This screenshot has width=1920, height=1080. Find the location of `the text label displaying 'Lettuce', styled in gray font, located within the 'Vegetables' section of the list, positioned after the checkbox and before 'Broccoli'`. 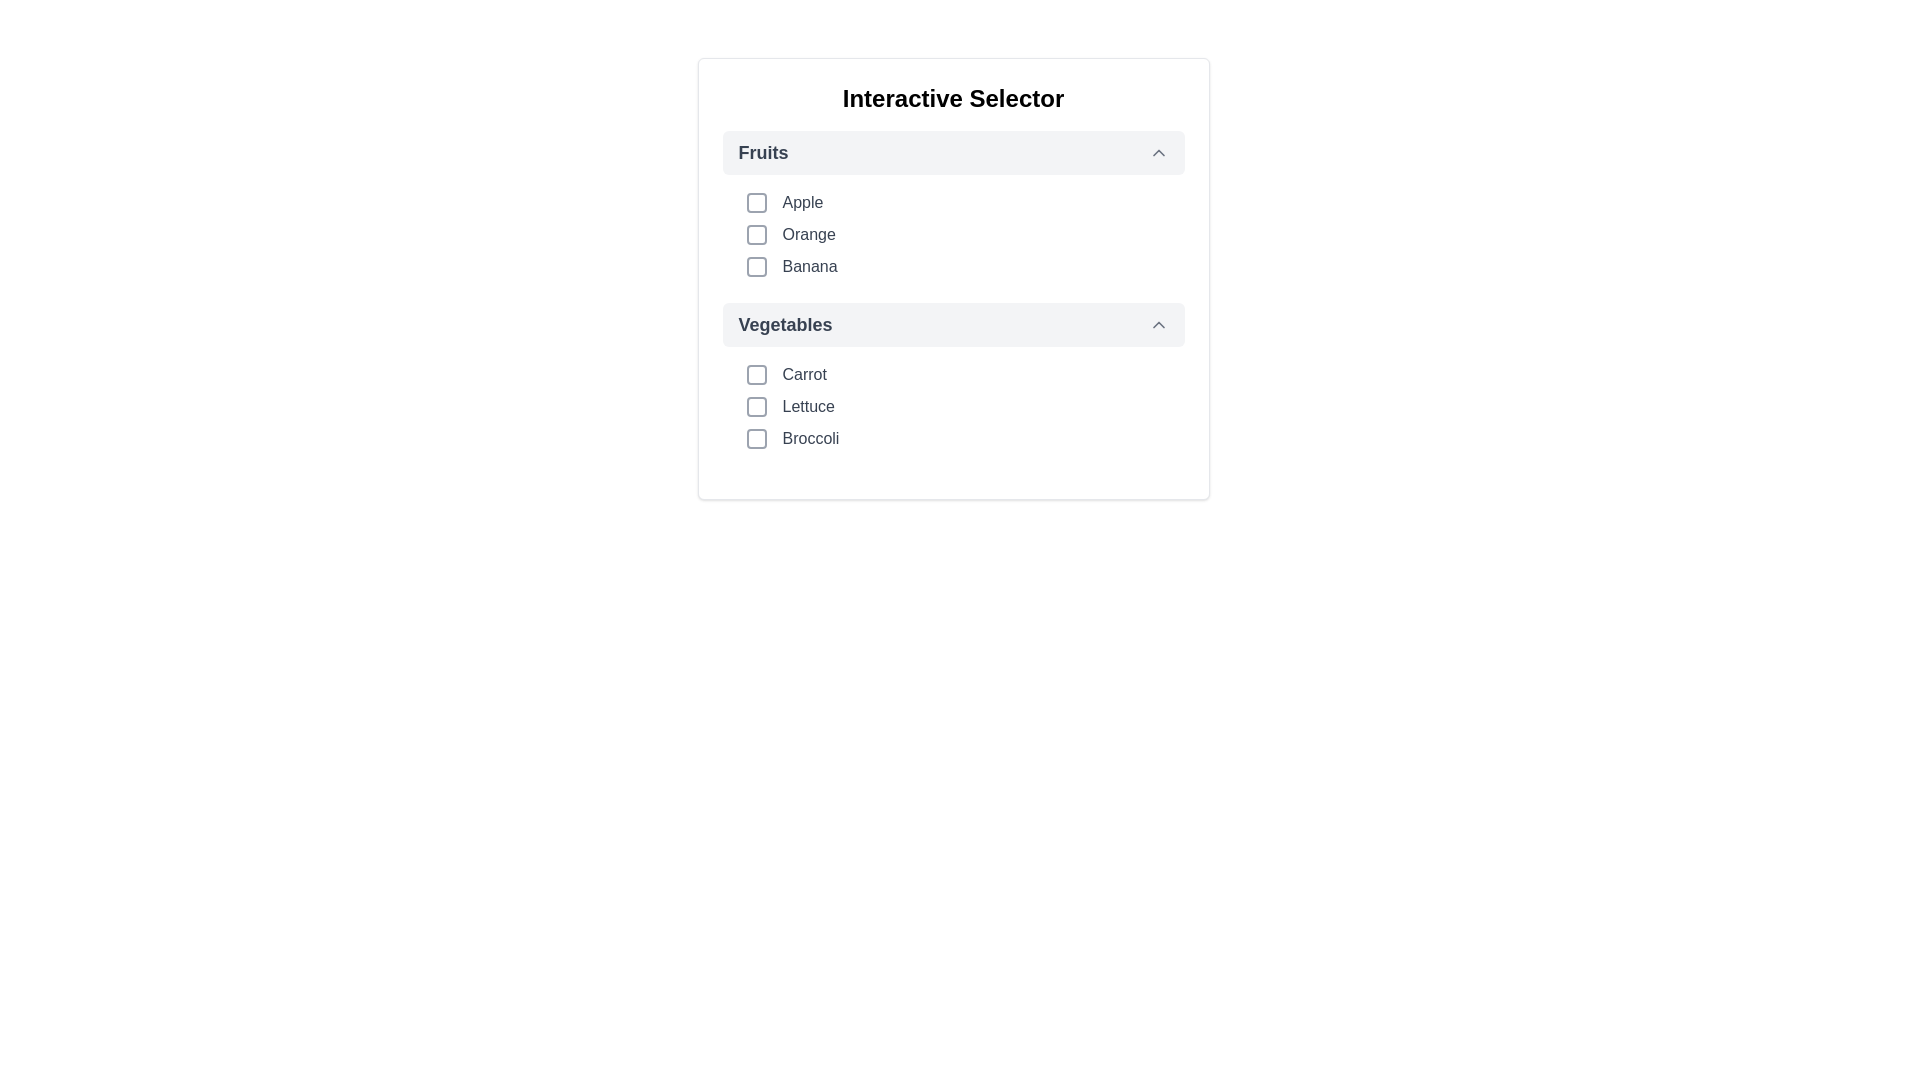

the text label displaying 'Lettuce', styled in gray font, located within the 'Vegetables' section of the list, positioned after the checkbox and before 'Broccoli' is located at coordinates (808, 406).